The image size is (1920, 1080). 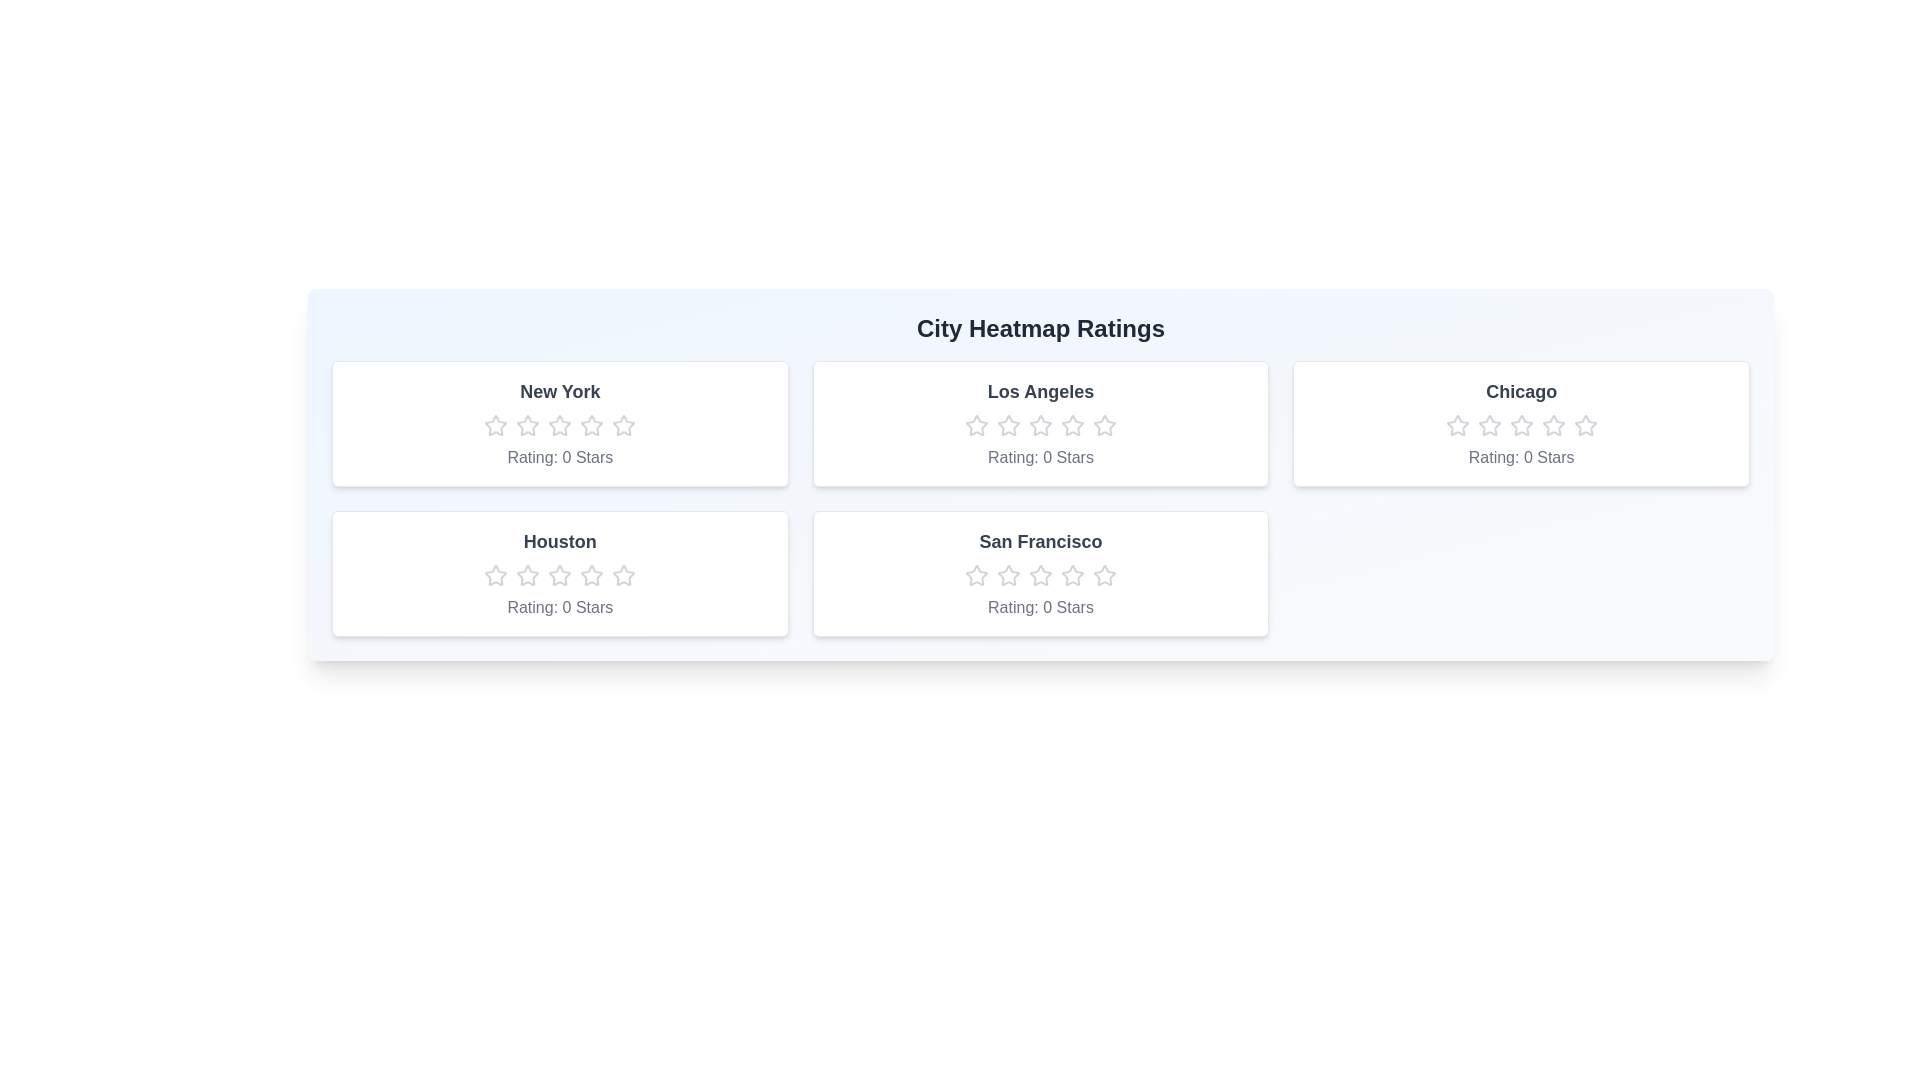 I want to click on the New York rating star number 1, so click(x=496, y=424).